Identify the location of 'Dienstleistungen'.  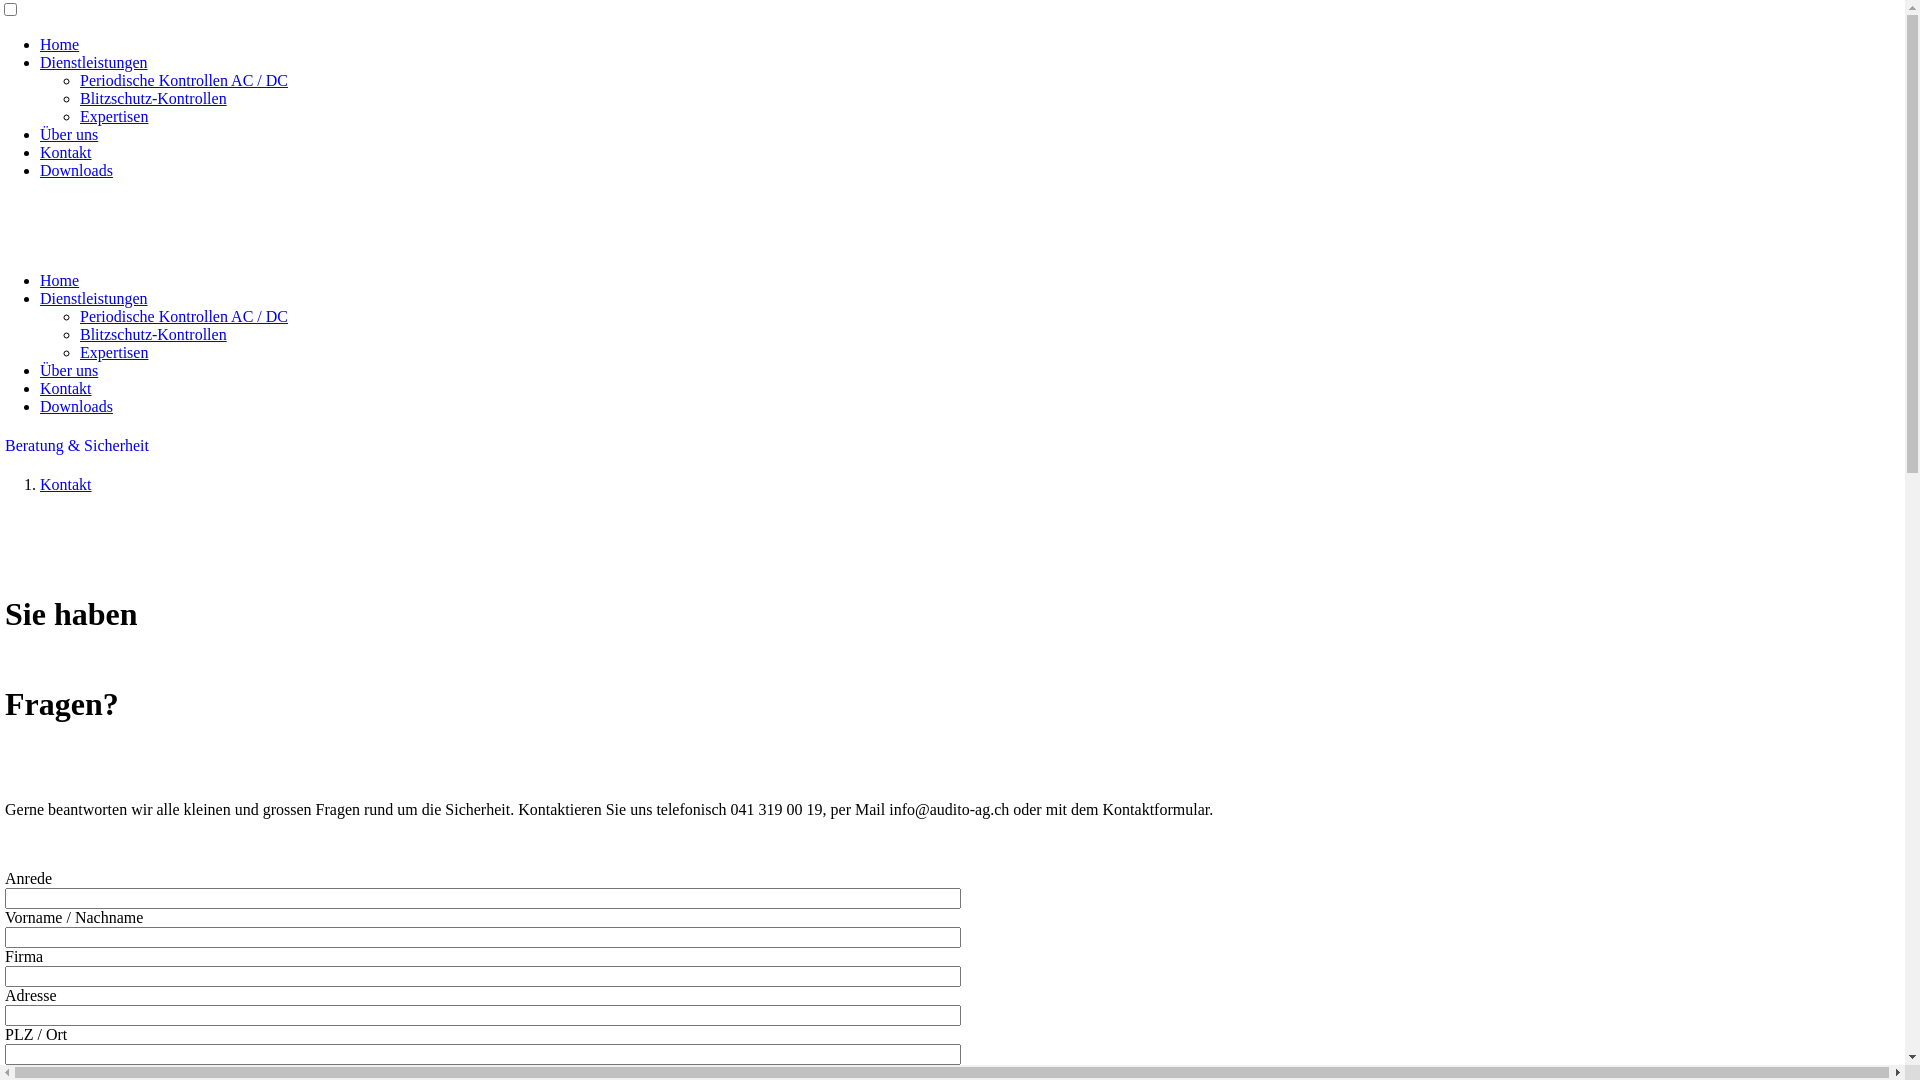
(93, 298).